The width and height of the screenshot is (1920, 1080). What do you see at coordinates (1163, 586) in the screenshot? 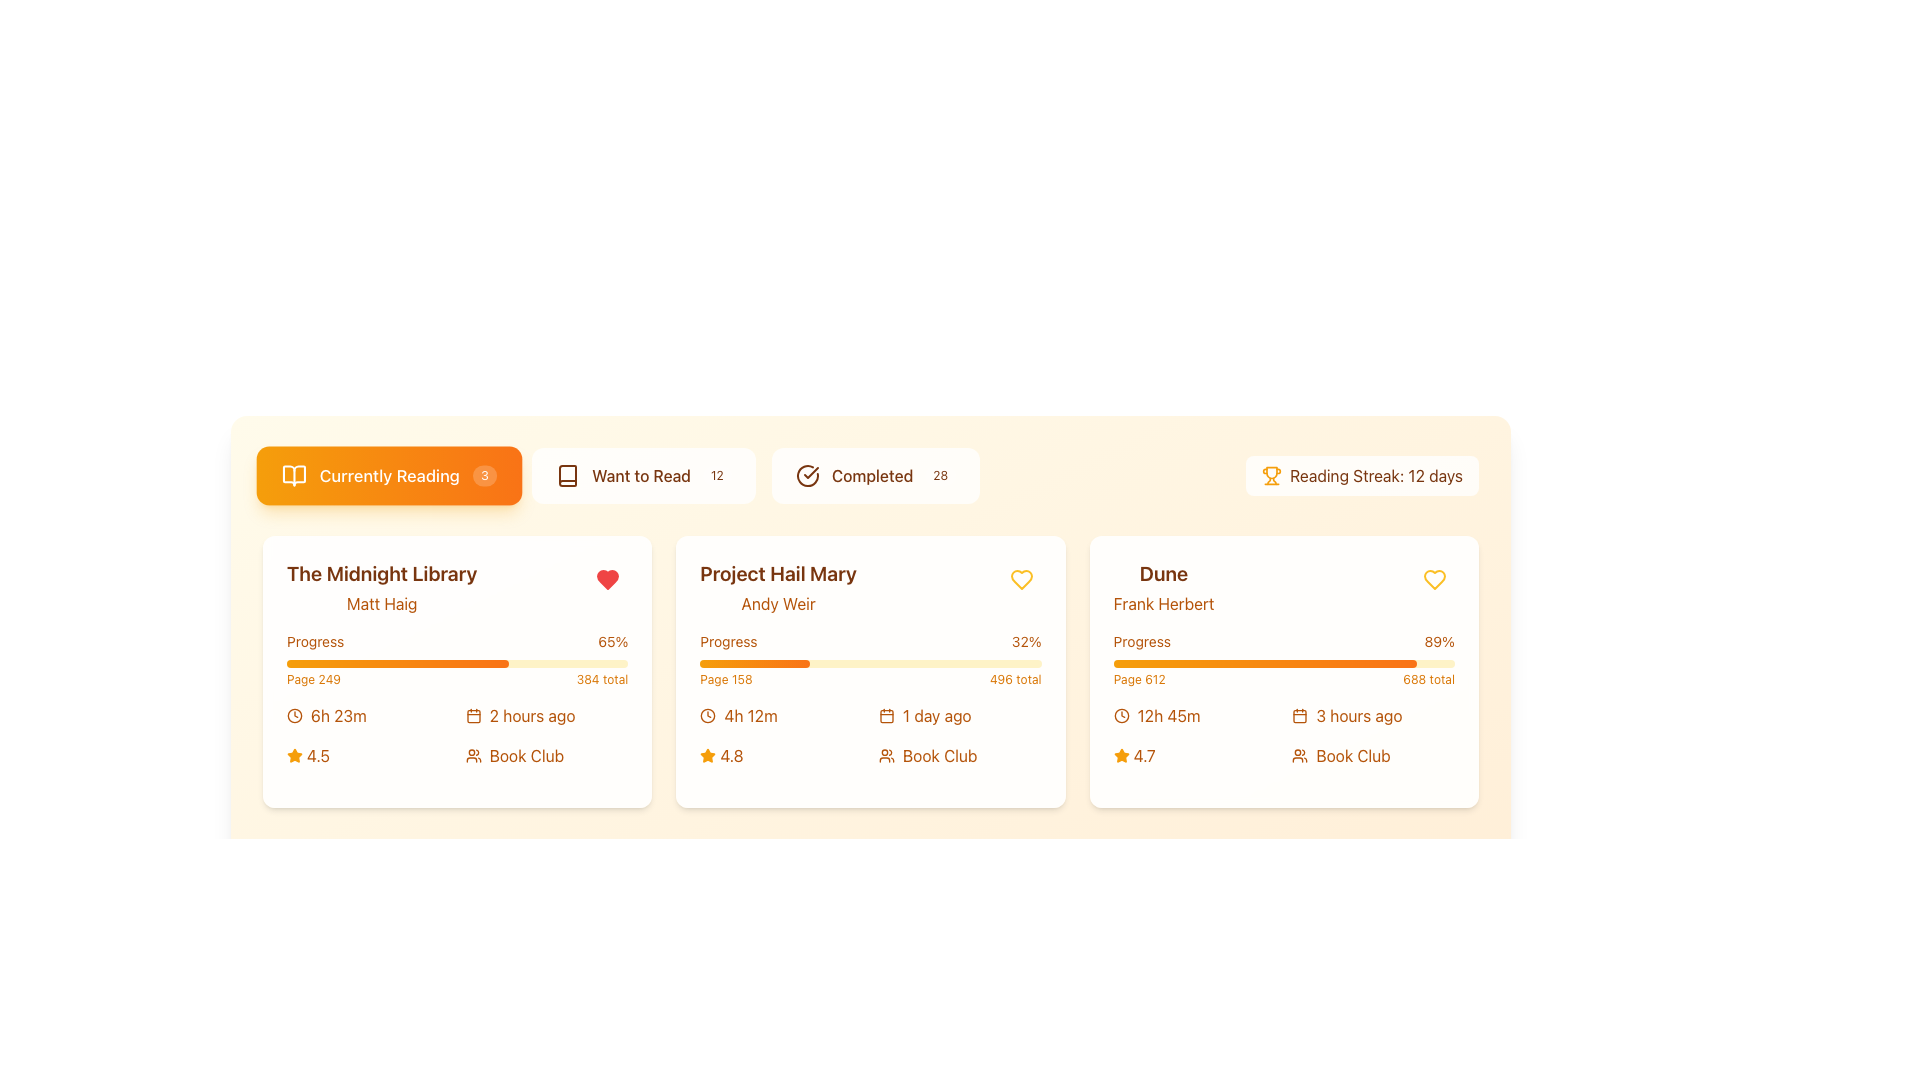
I see `the Text Display element that shows the title and author name of the book in the 'Currently Reading' section, located in the third card from the left, positioned near the top above the progress bar` at bounding box center [1163, 586].